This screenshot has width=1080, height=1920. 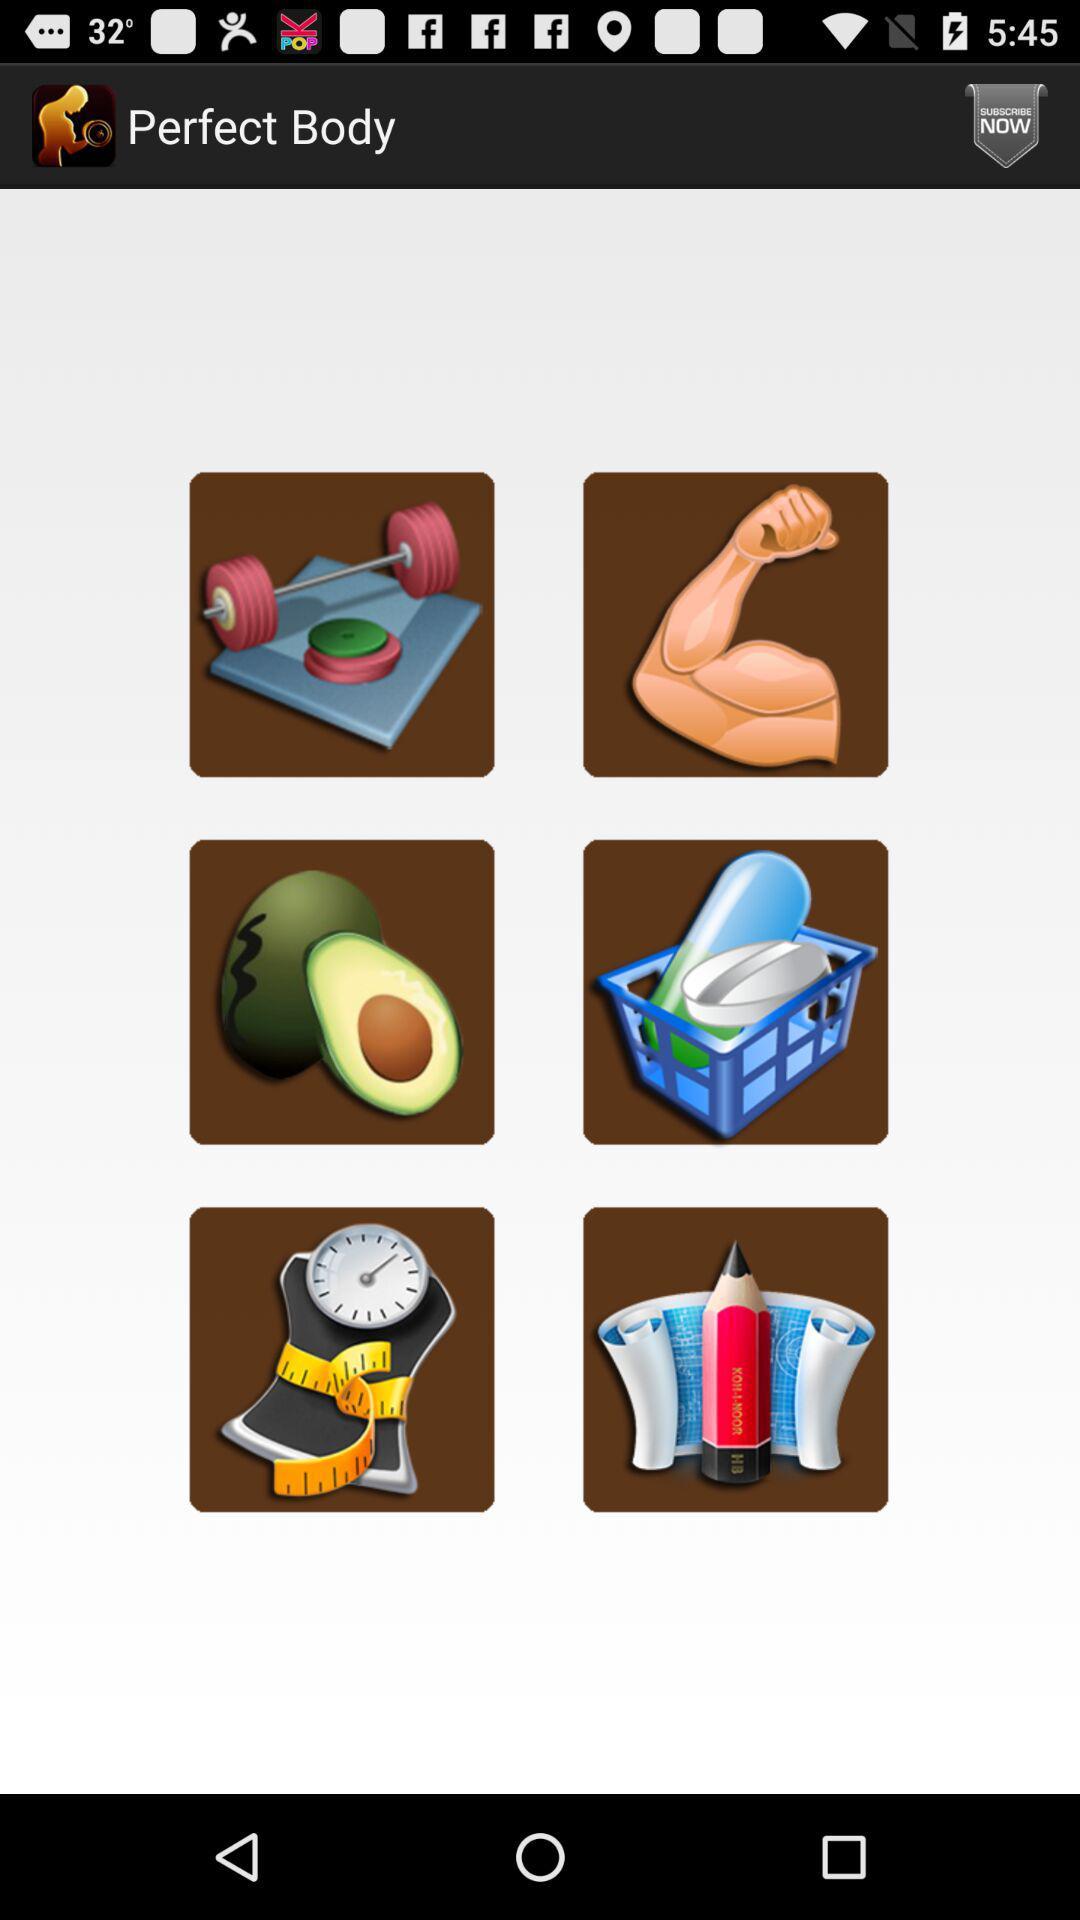 What do you see at coordinates (341, 1358) in the screenshot?
I see `scale` at bounding box center [341, 1358].